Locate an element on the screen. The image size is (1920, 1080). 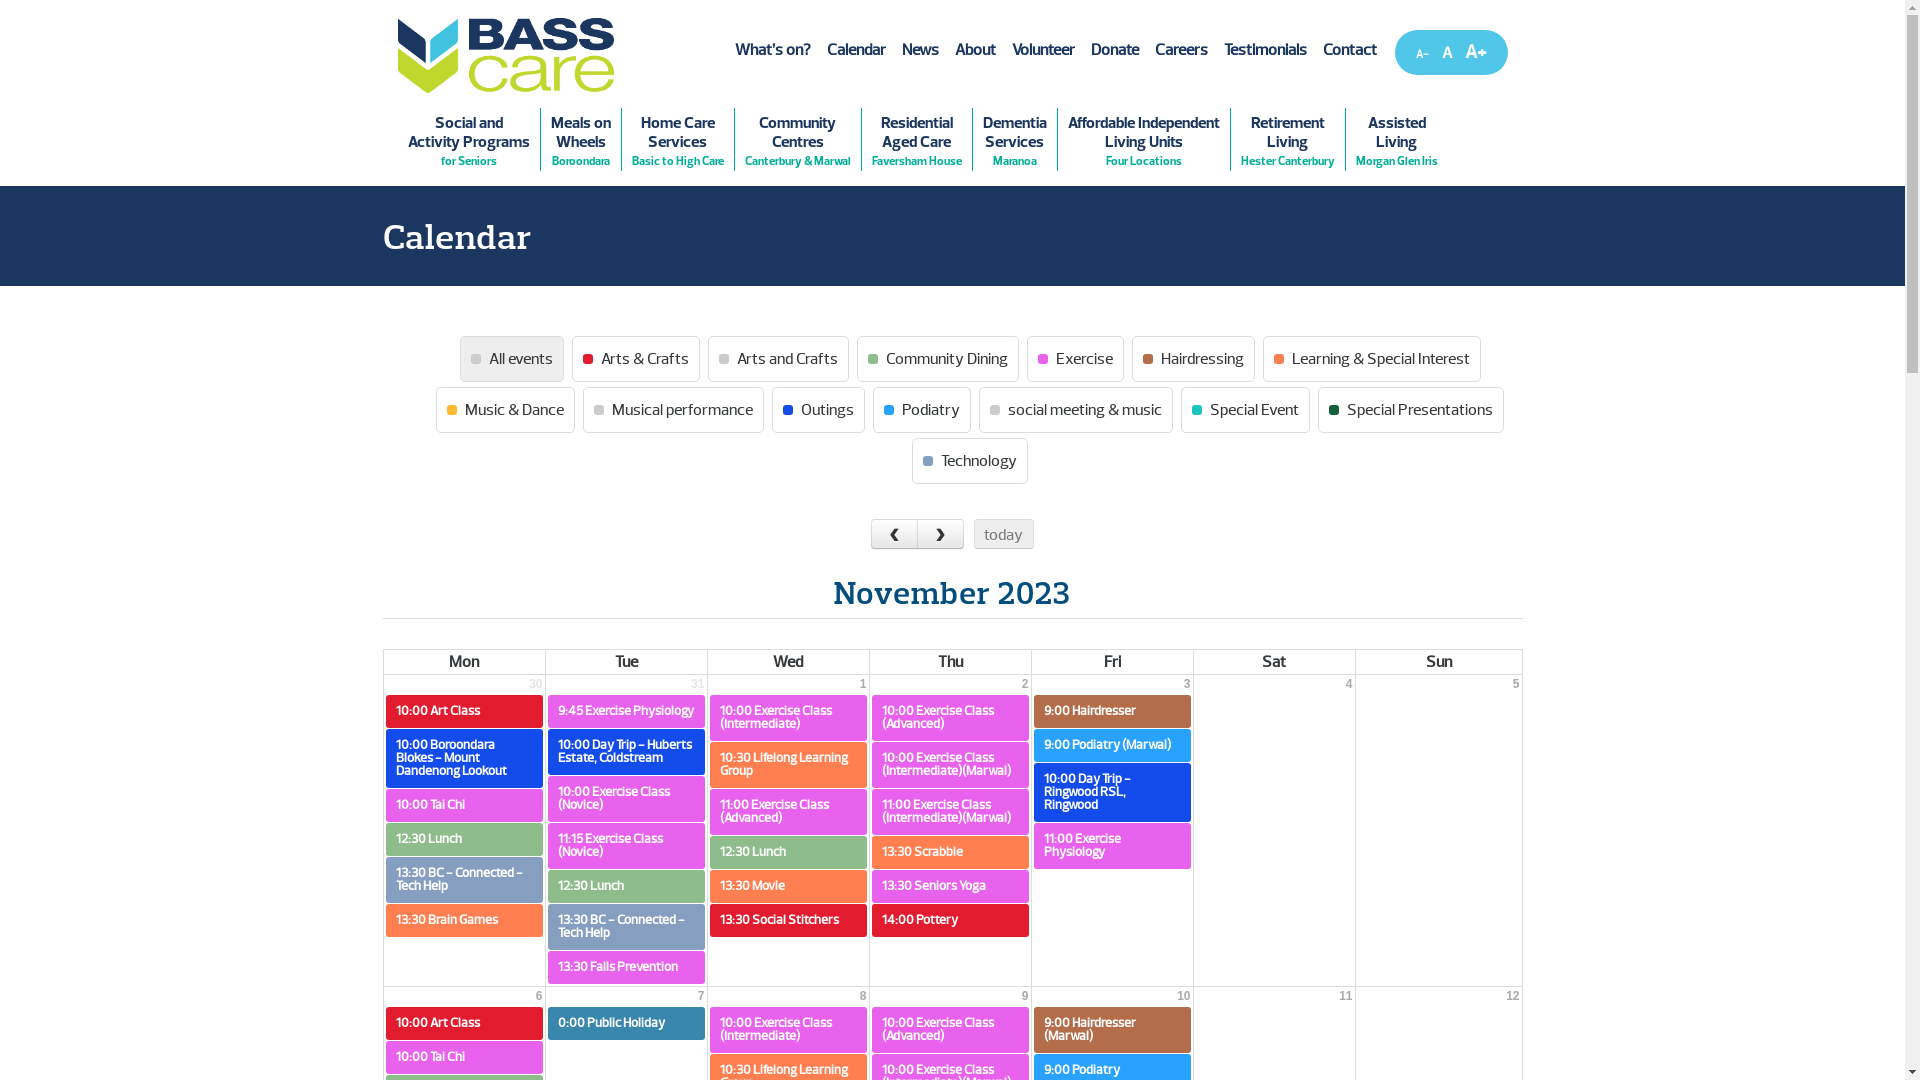
'11:15 Exercise Class (Novice) is located at coordinates (625, 845).